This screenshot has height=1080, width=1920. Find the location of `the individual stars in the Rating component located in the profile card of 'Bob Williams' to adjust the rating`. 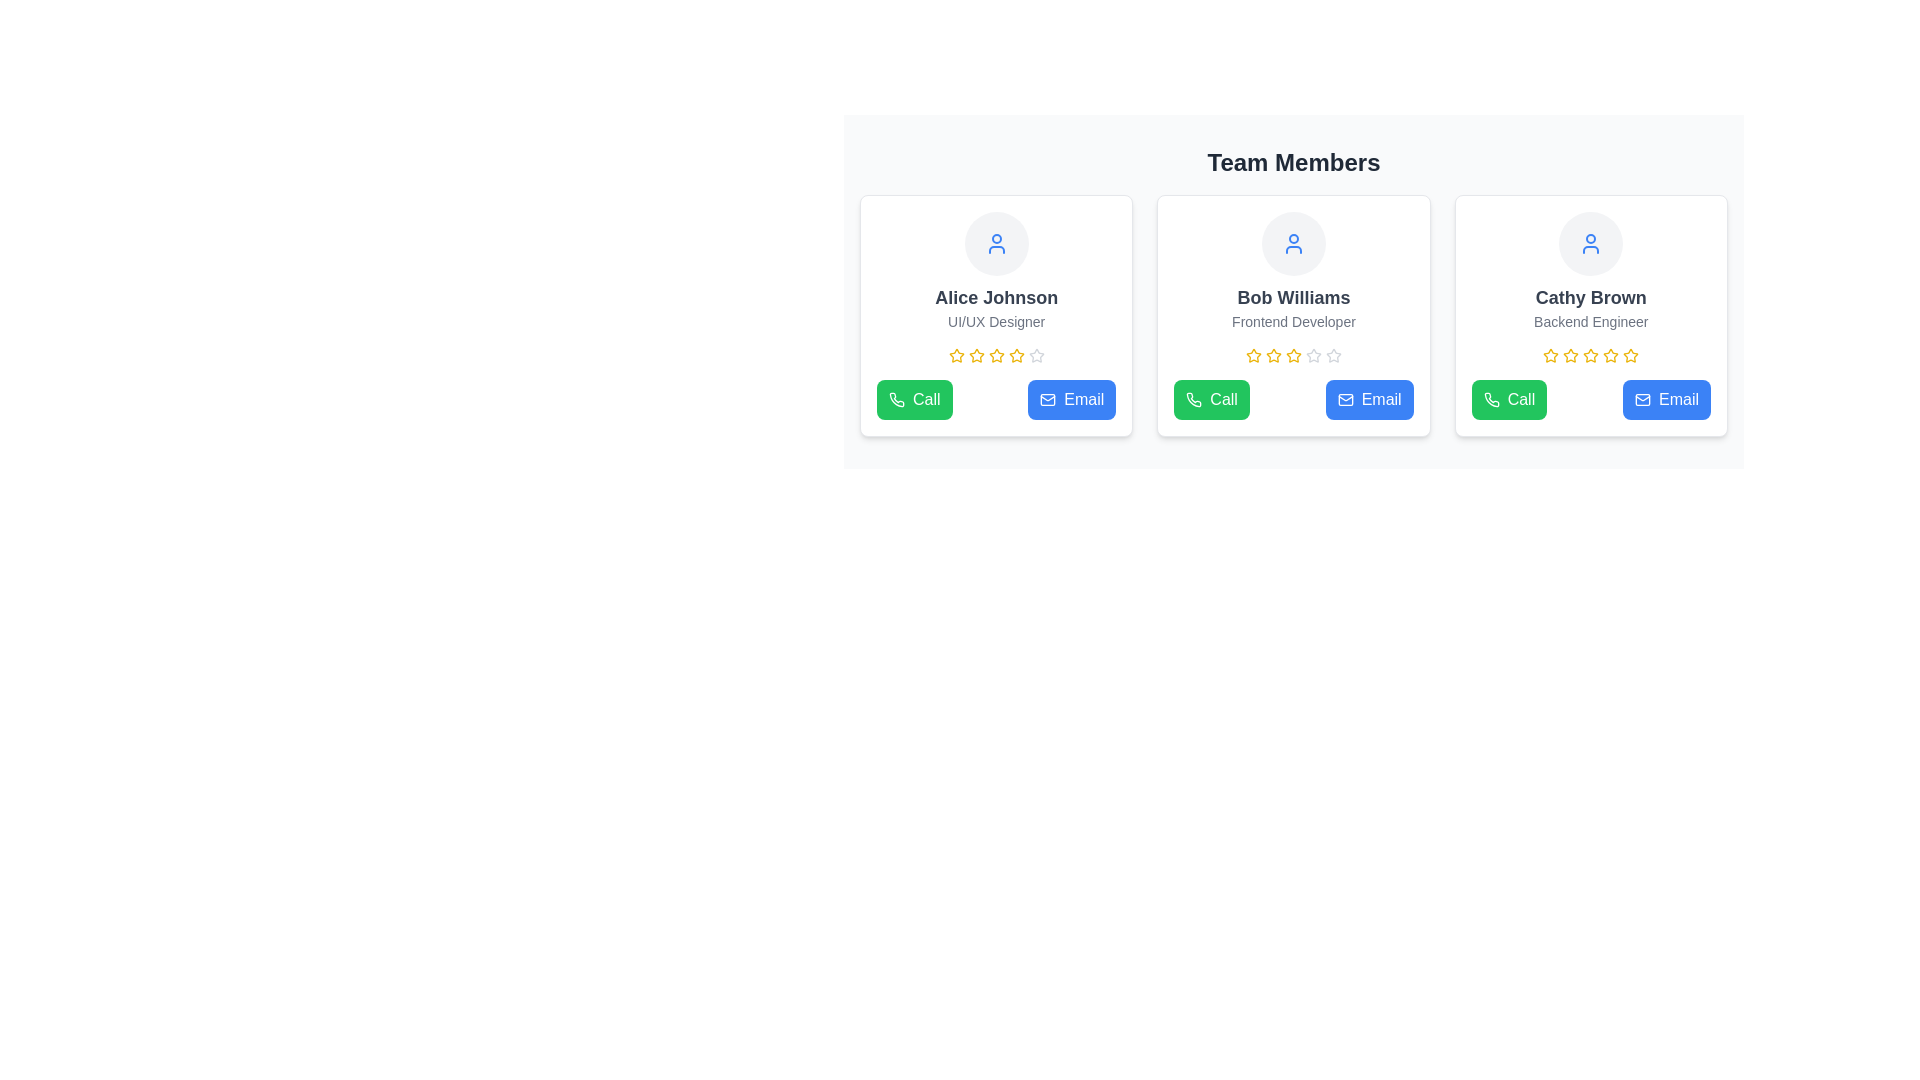

the individual stars in the Rating component located in the profile card of 'Bob Williams' to adjust the rating is located at coordinates (1294, 354).